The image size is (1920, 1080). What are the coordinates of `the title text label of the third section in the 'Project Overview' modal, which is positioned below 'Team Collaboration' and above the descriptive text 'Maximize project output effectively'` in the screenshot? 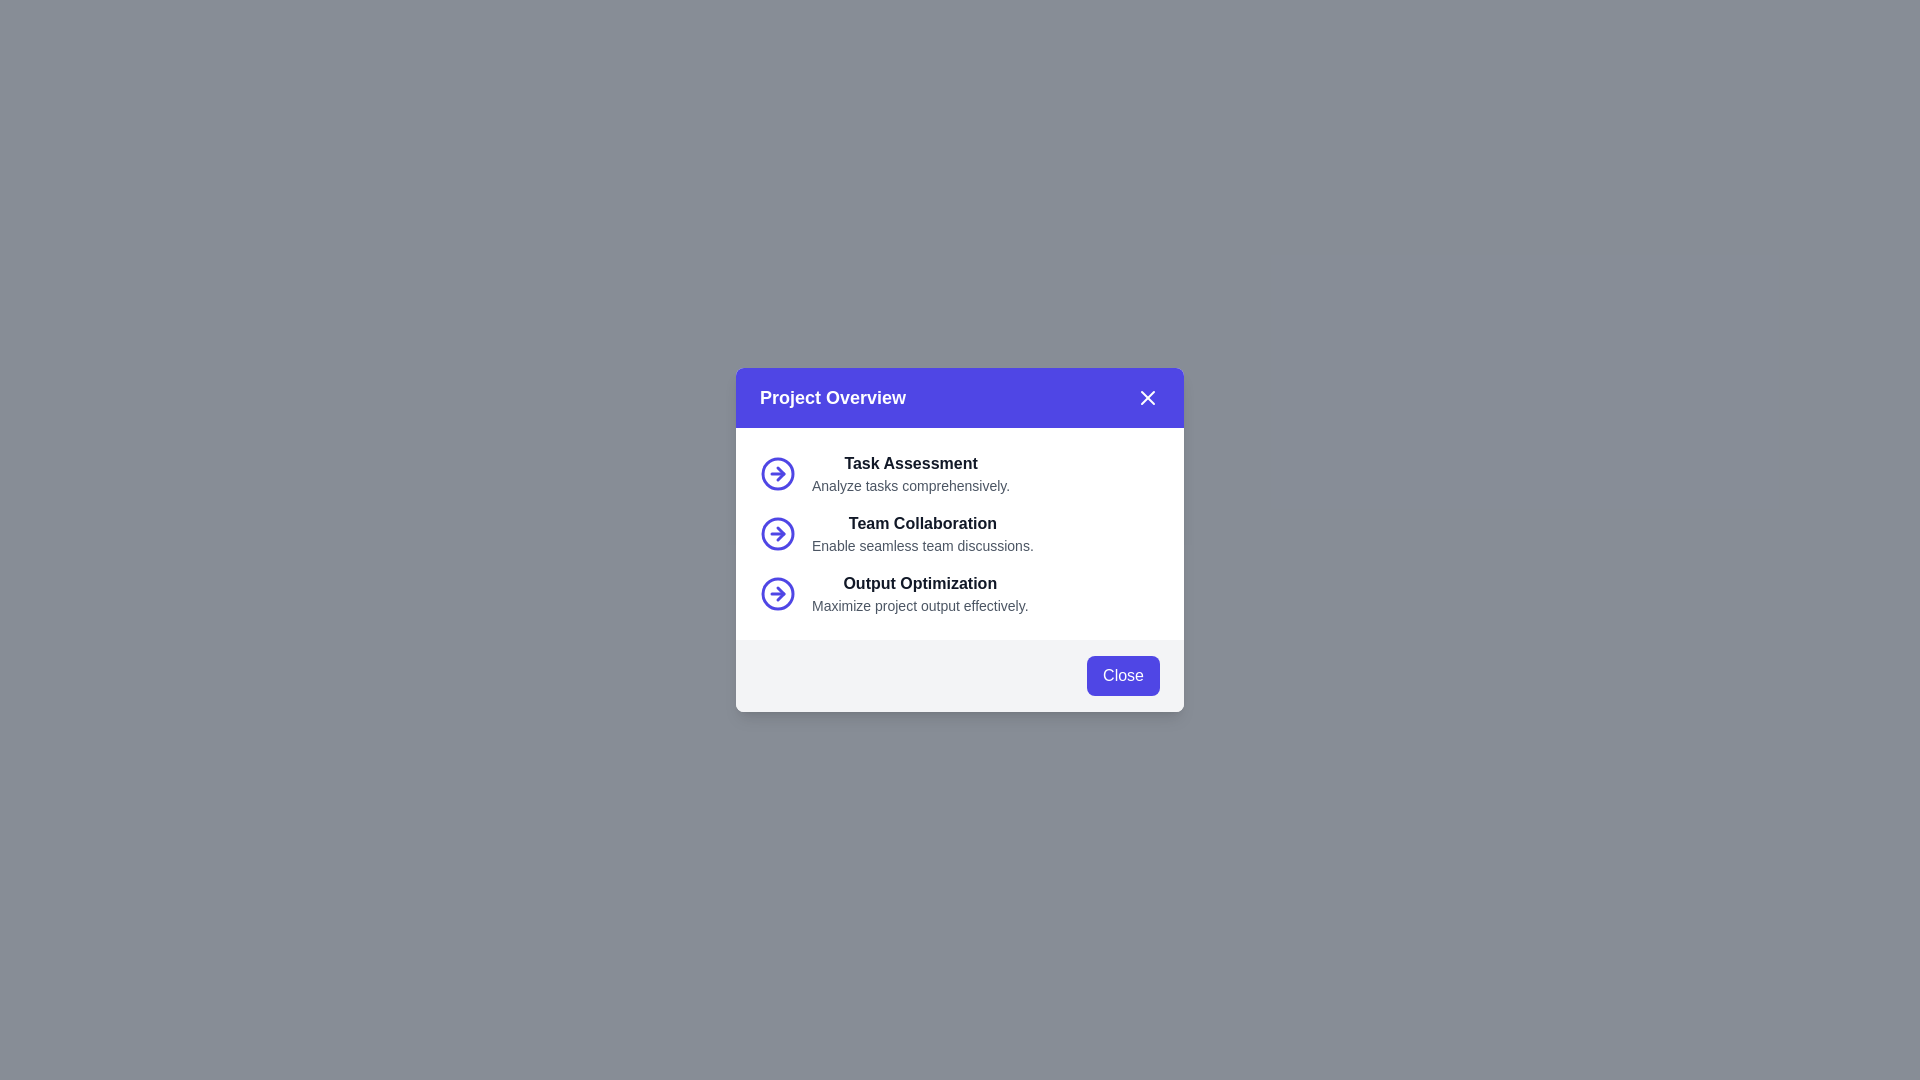 It's located at (919, 583).